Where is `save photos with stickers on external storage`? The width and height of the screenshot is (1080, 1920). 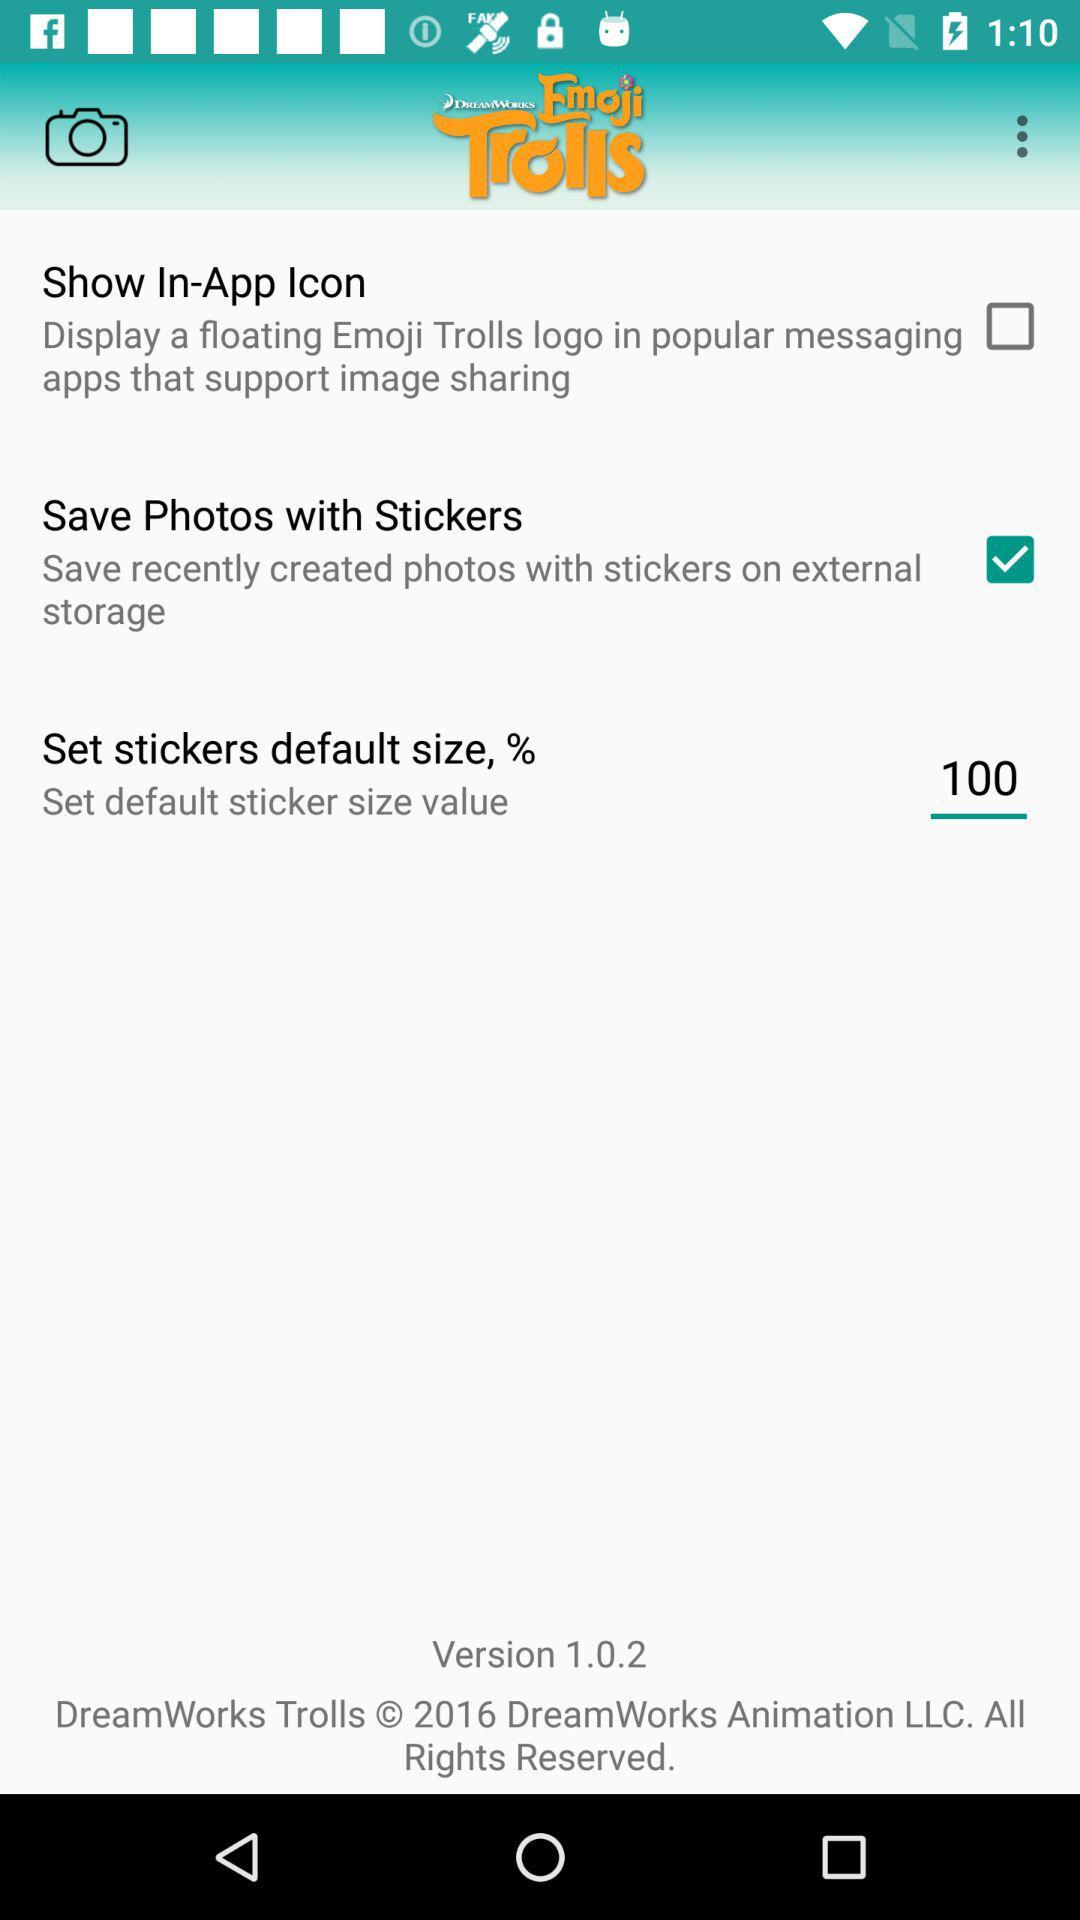 save photos with stickers on external storage is located at coordinates (1003, 559).